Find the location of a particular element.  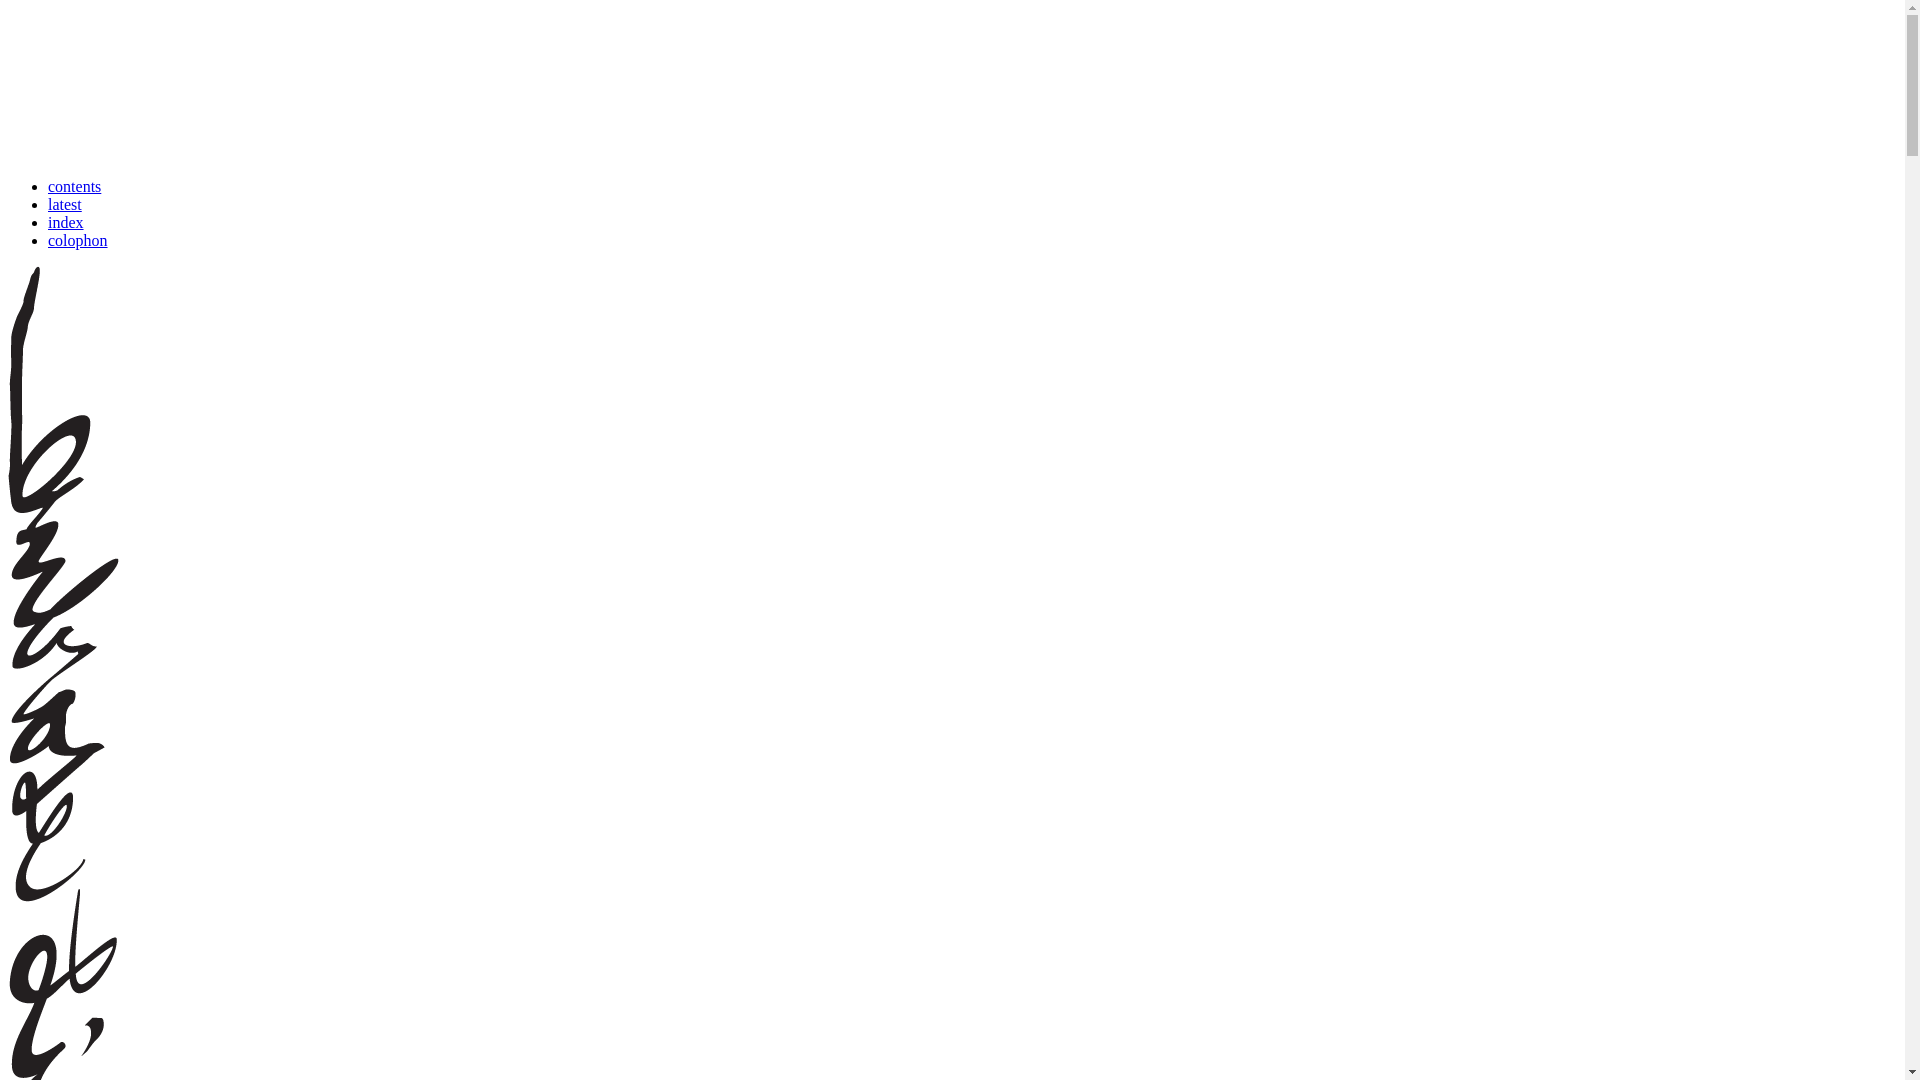

'index' is located at coordinates (48, 222).